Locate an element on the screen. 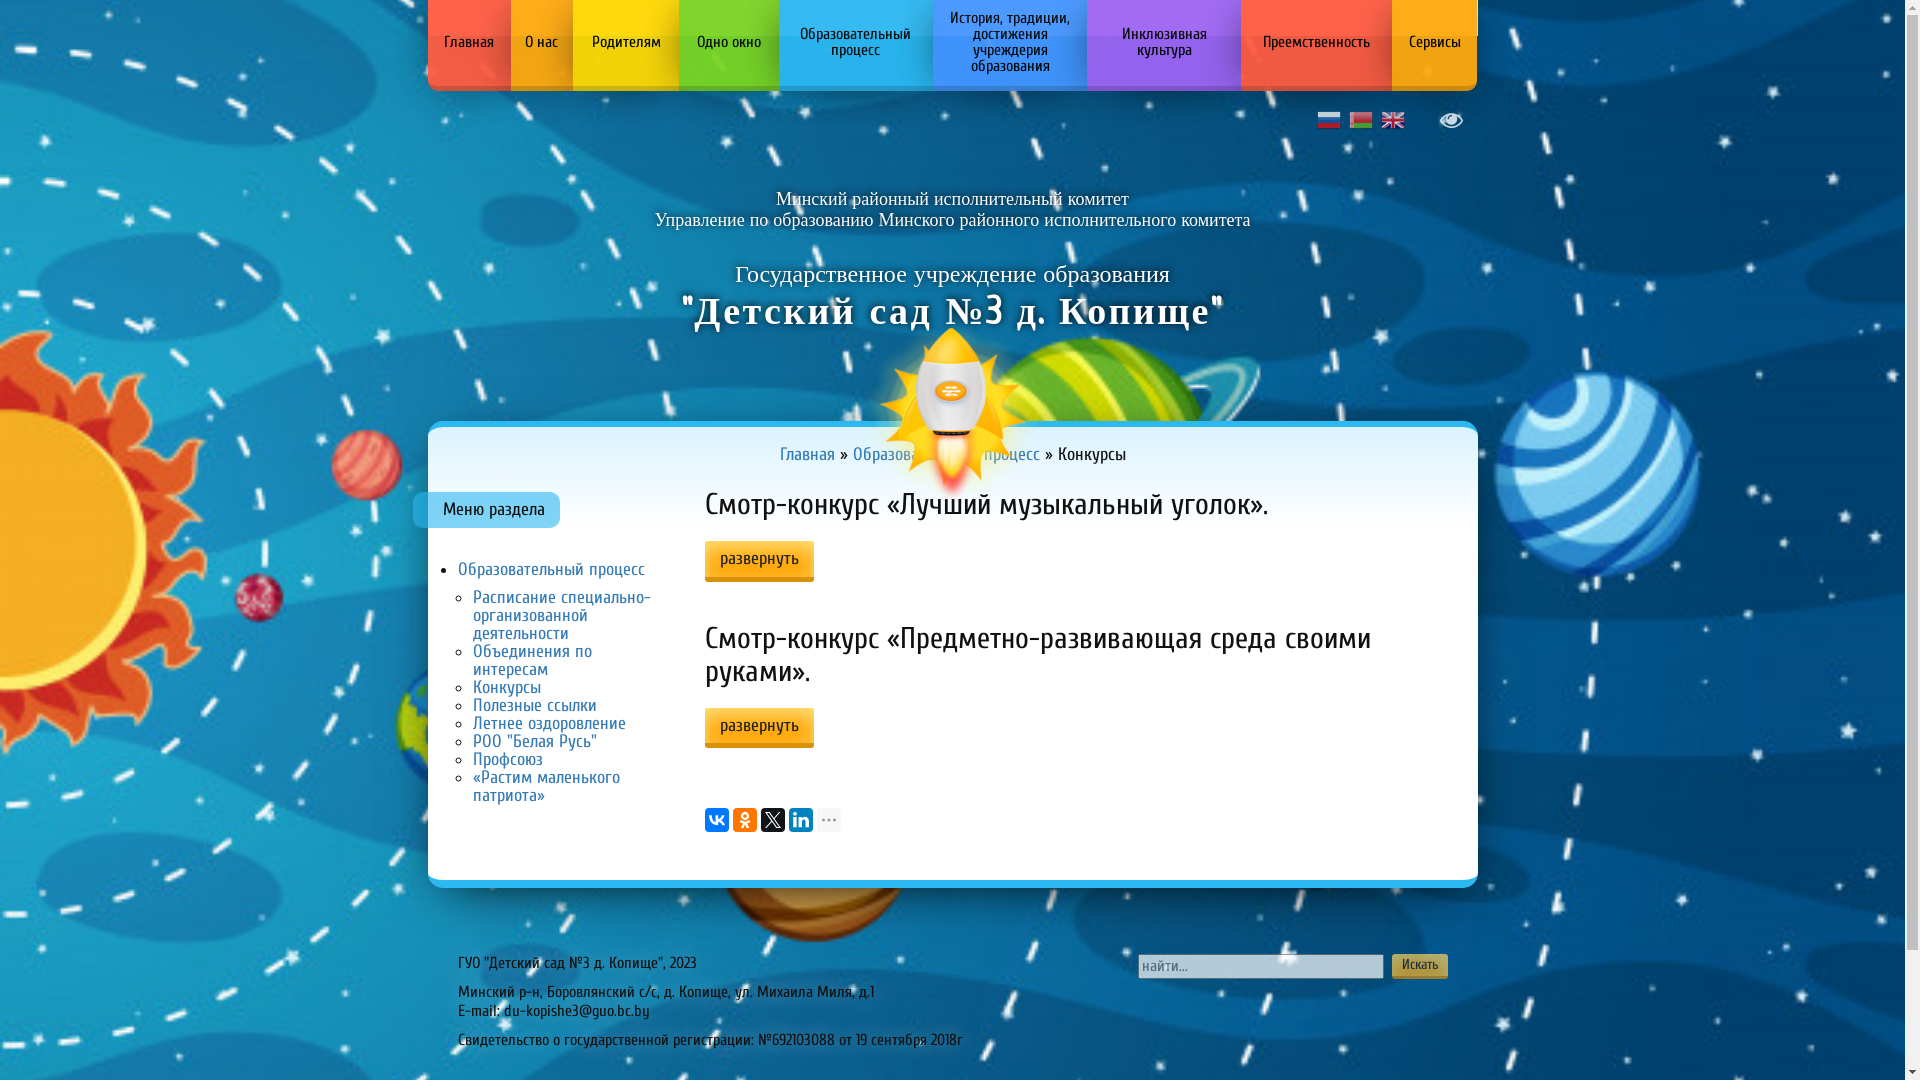 This screenshot has width=1920, height=1080. 'Twitter' is located at coordinates (771, 820).